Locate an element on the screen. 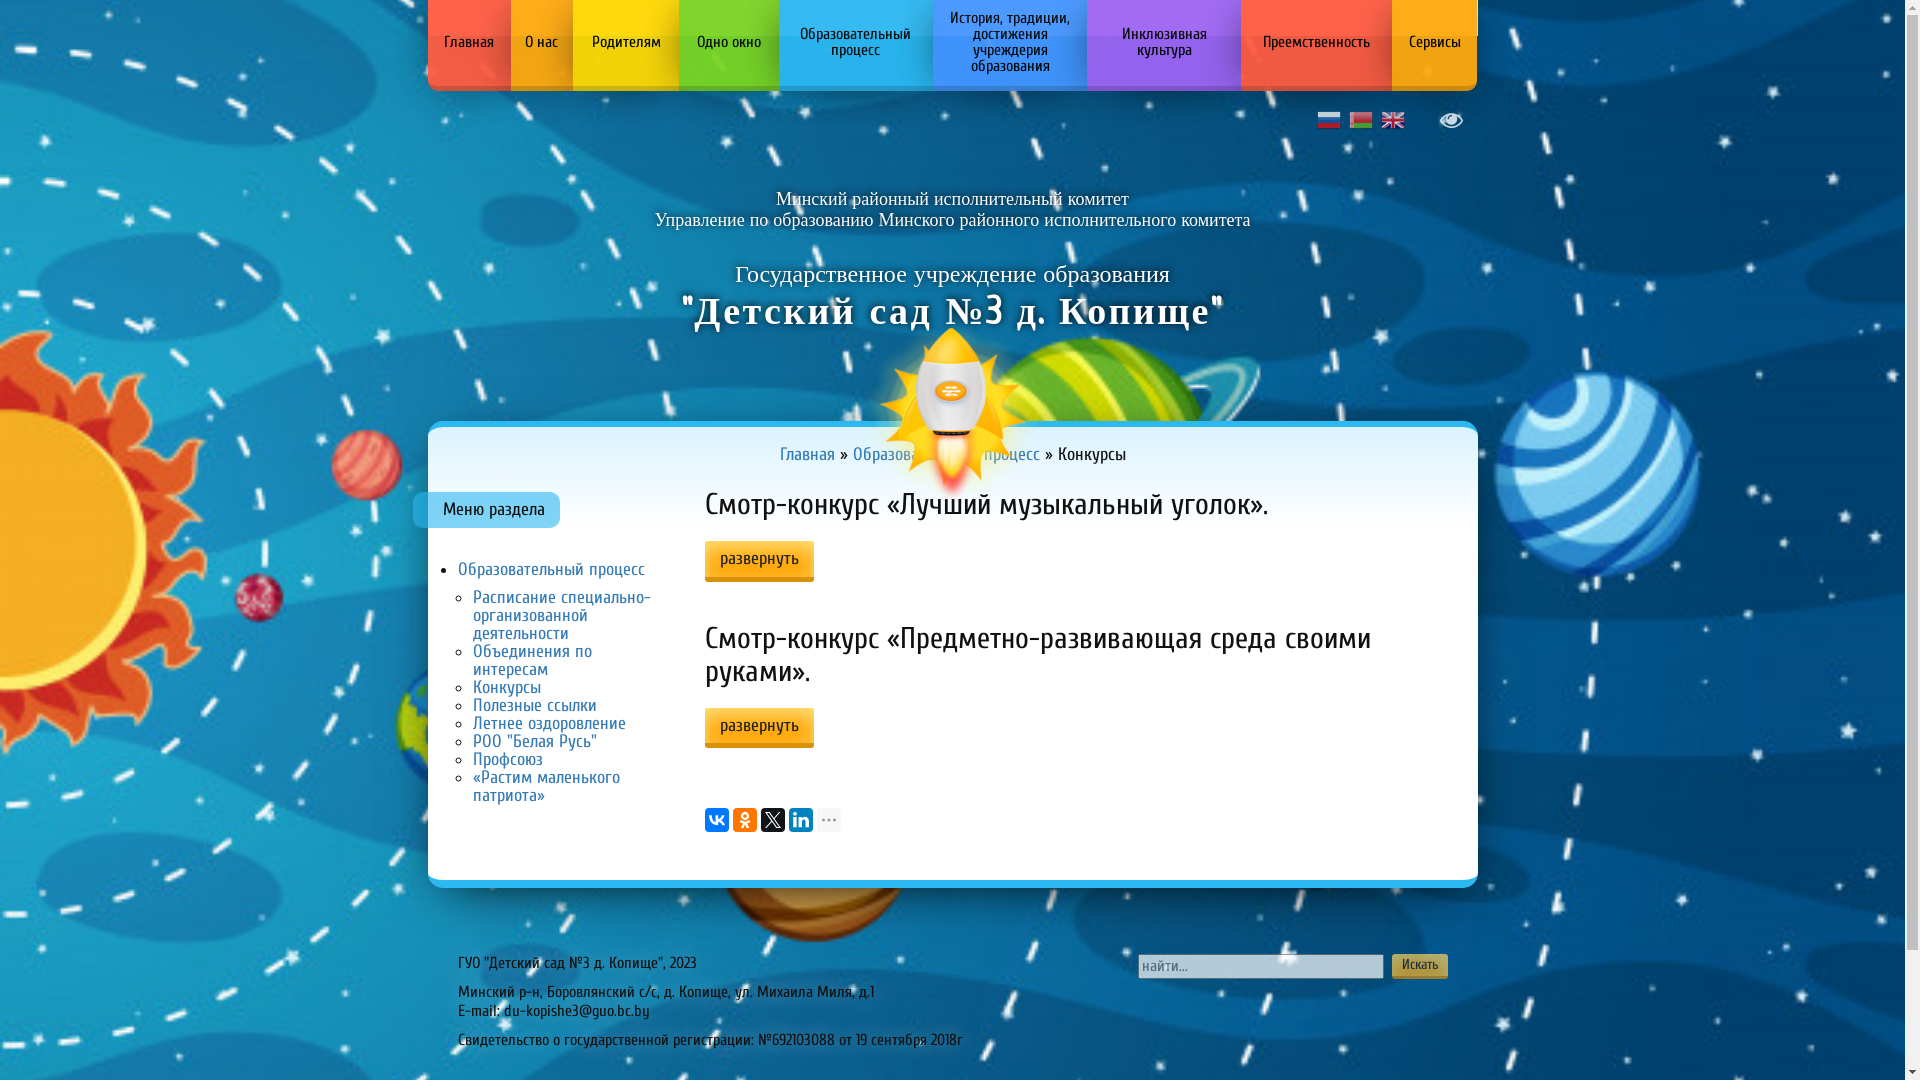 This screenshot has width=1920, height=1080. 'Twitter' is located at coordinates (771, 820).